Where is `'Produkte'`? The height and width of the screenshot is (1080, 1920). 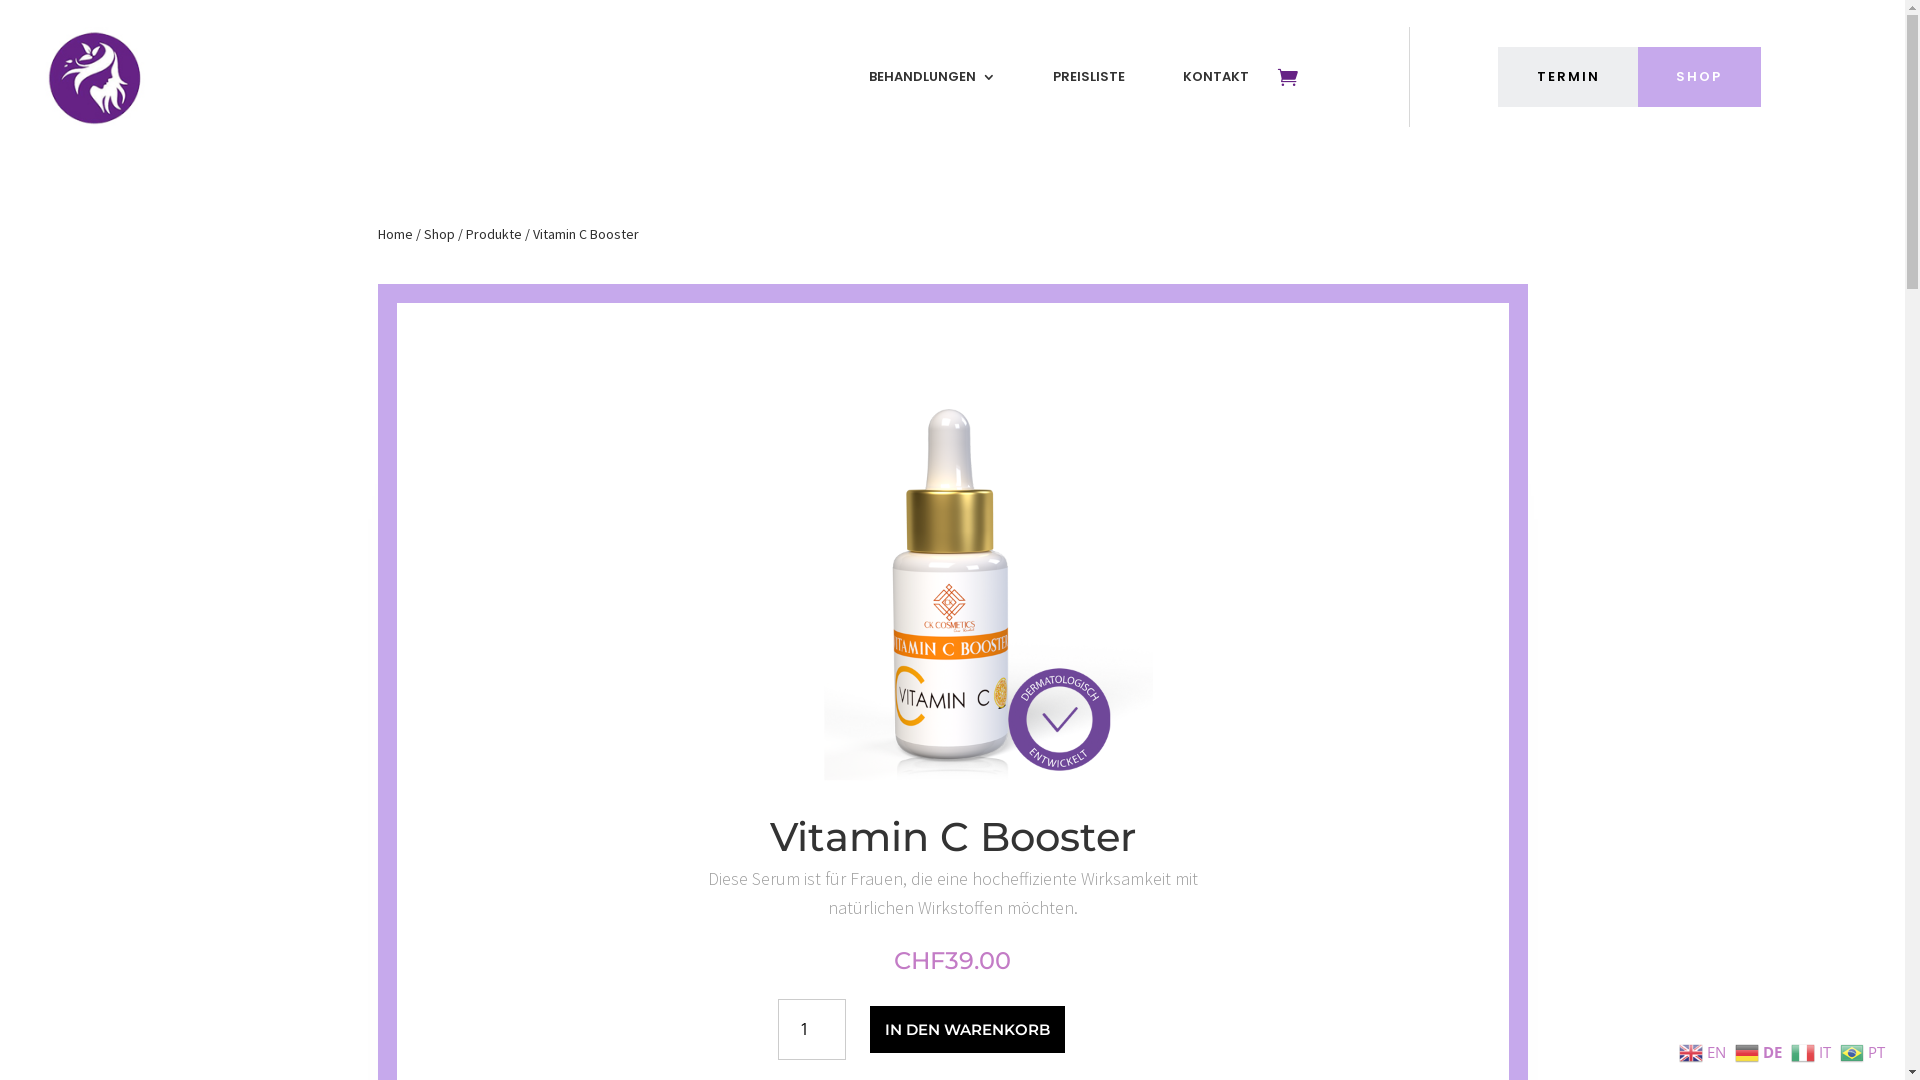
'Produkte' is located at coordinates (464, 233).